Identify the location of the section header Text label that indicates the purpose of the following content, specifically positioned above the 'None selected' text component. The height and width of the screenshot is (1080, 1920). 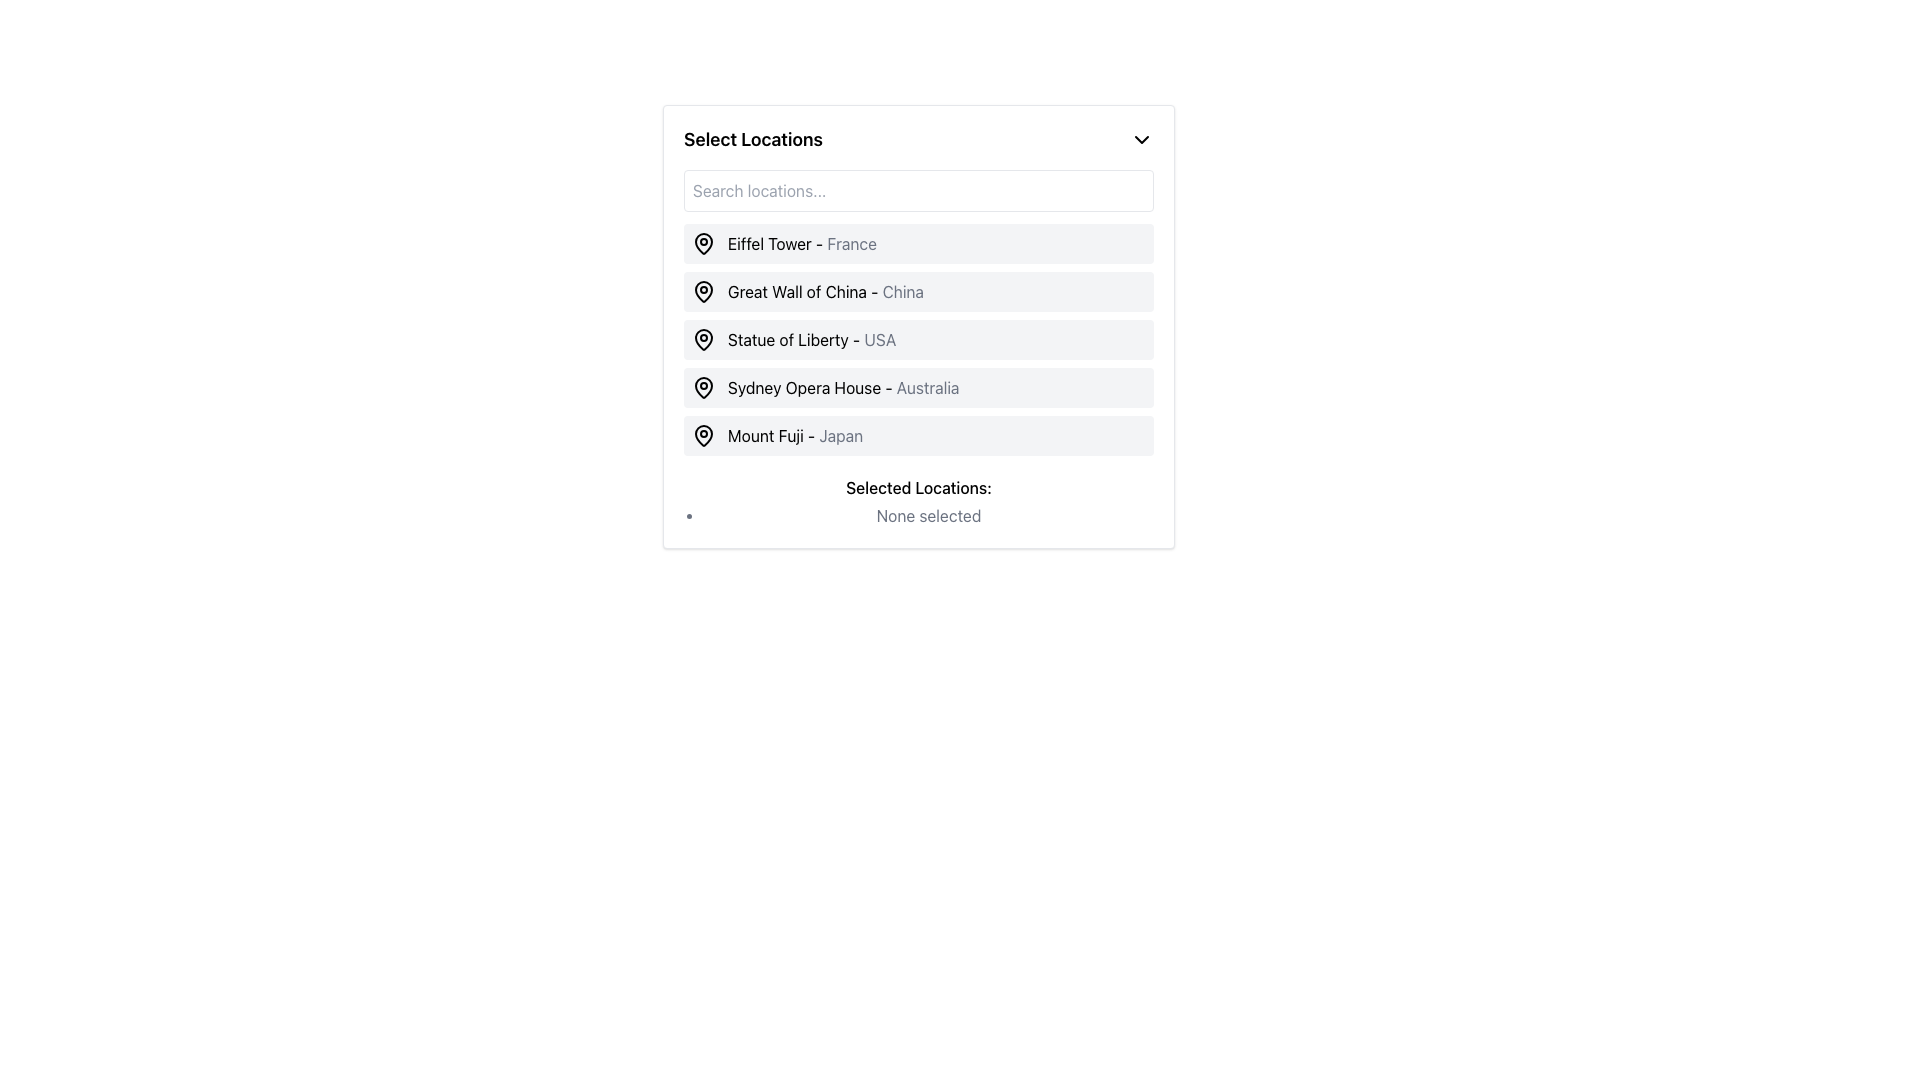
(917, 488).